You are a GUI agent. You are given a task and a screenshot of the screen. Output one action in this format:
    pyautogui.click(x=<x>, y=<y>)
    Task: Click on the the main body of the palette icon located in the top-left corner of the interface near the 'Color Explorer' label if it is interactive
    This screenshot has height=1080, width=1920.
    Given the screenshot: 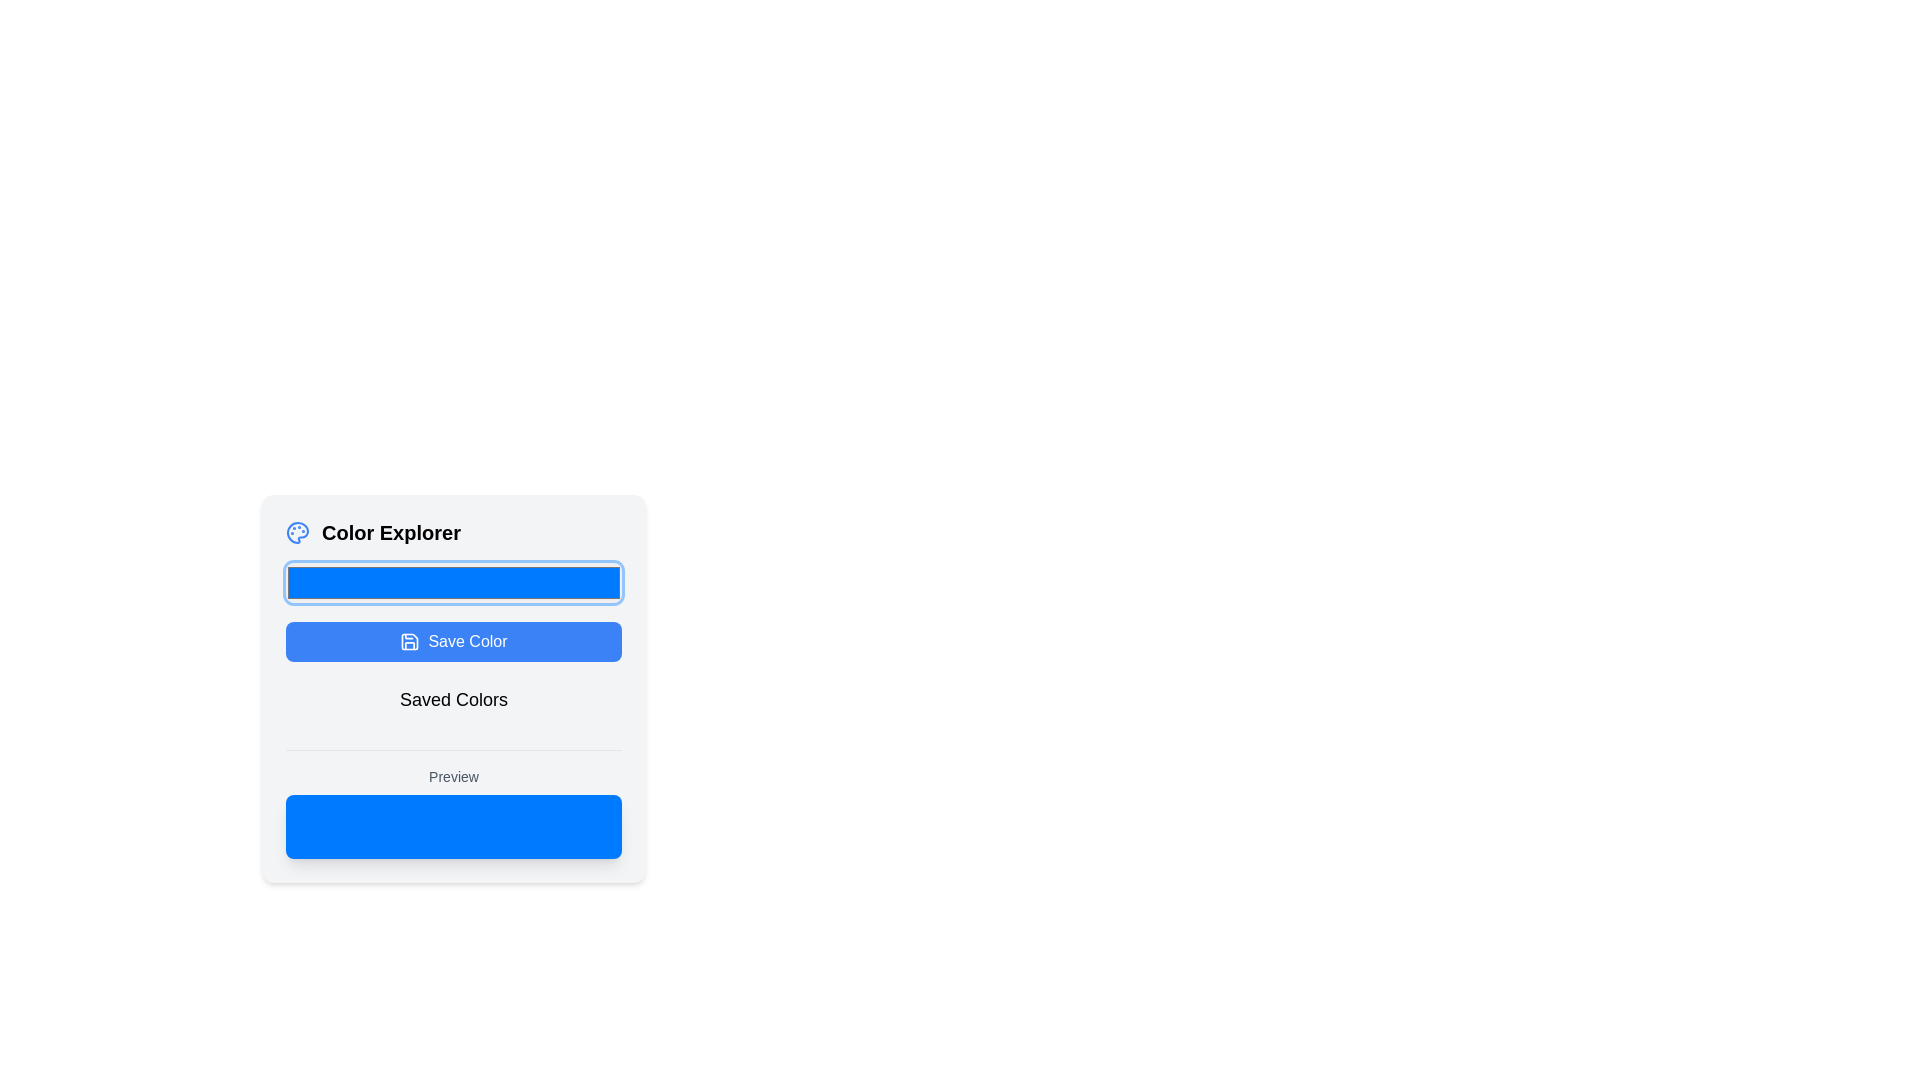 What is the action you would take?
    pyautogui.click(x=296, y=531)
    